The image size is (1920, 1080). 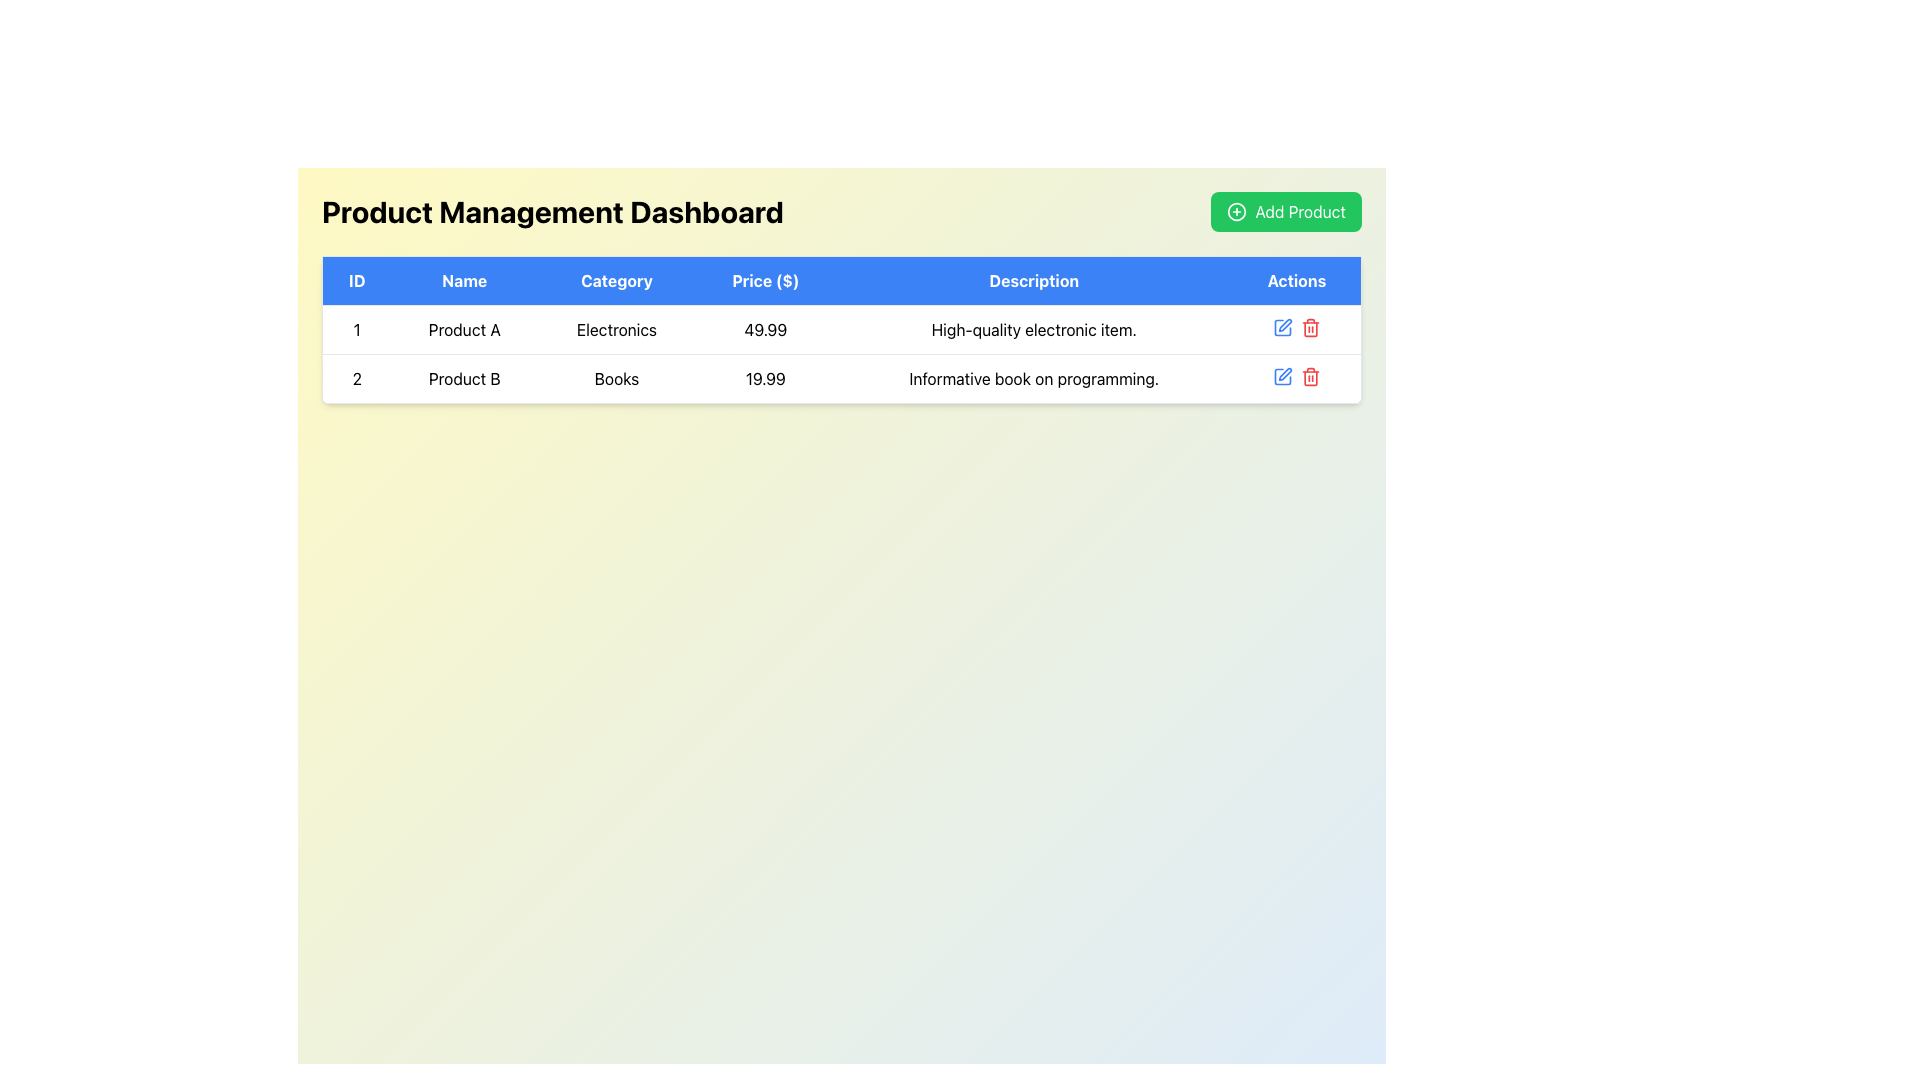 What do you see at coordinates (356, 378) in the screenshot?
I see `the numerical label displaying the value '2' which represents the ID of a product, located in the column labeled 'ID'` at bounding box center [356, 378].